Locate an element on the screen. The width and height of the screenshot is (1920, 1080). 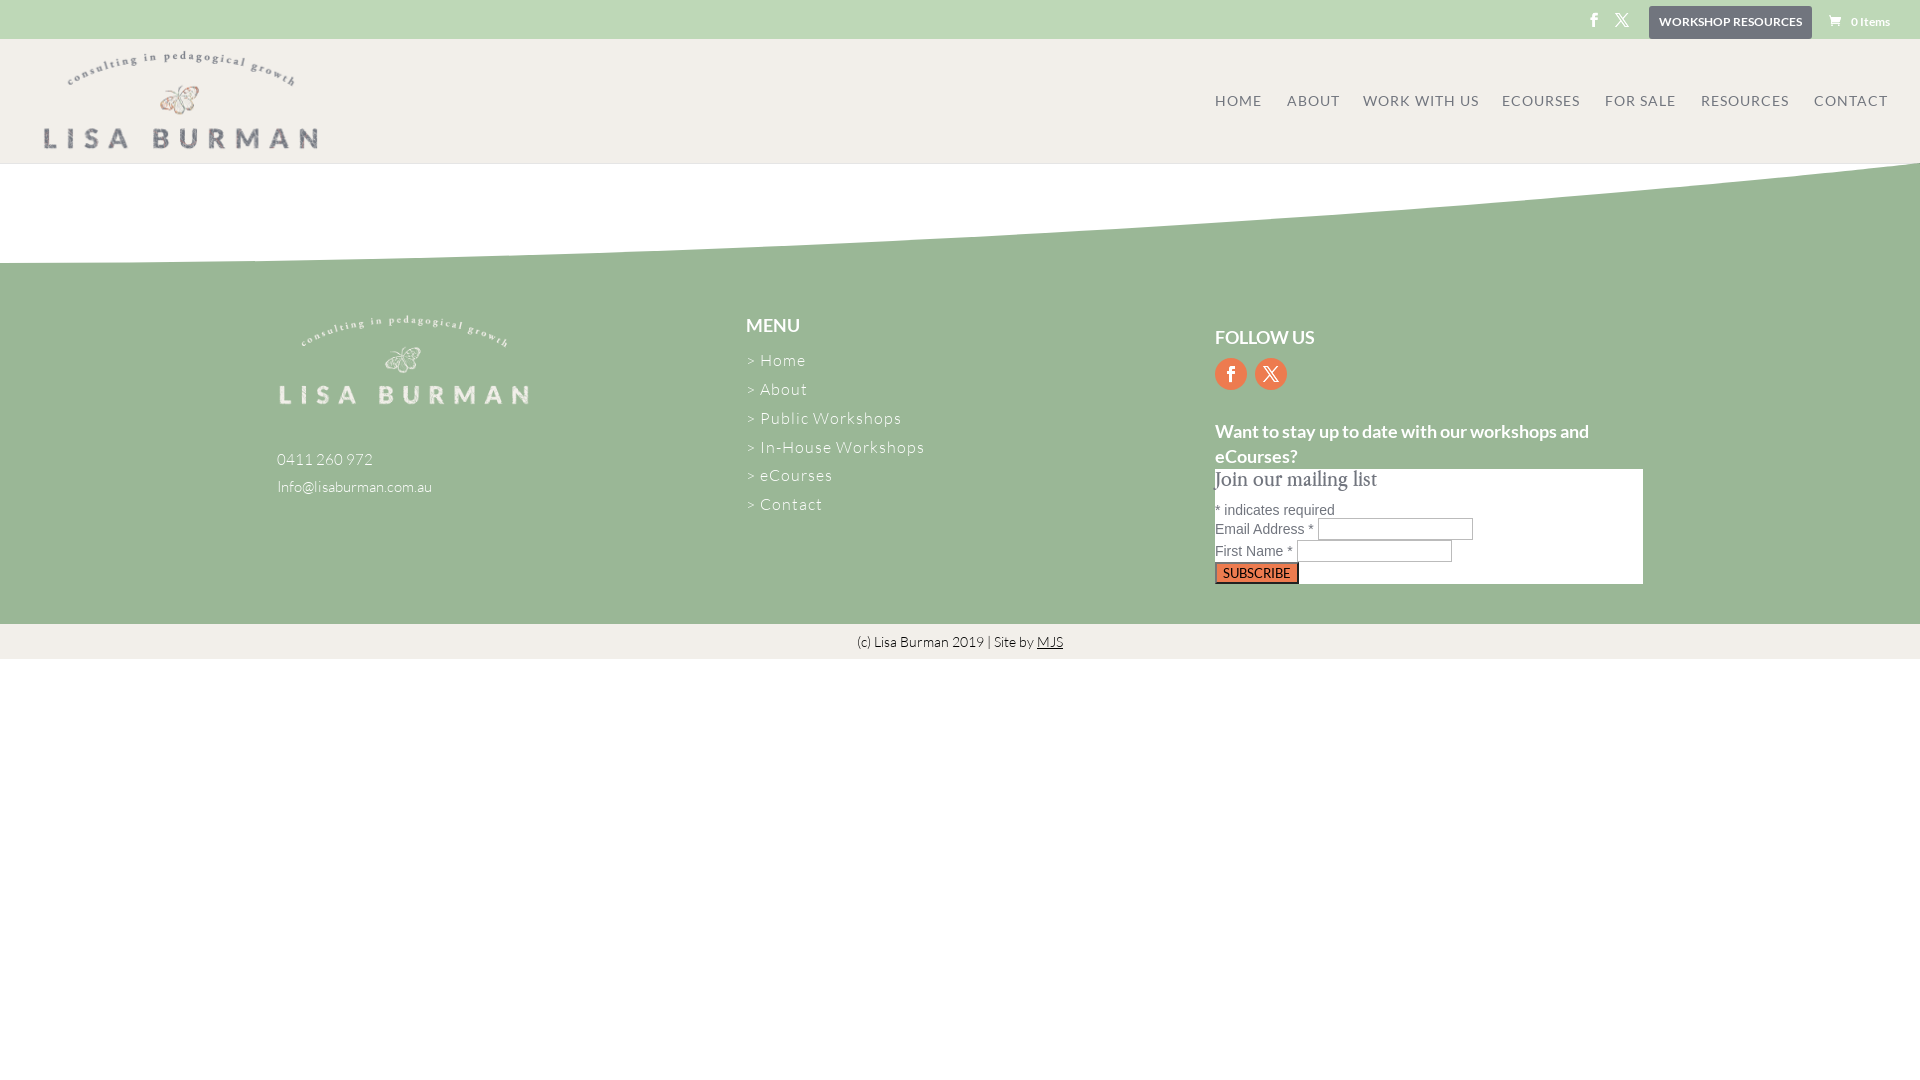
'Public Workshops' is located at coordinates (830, 416).